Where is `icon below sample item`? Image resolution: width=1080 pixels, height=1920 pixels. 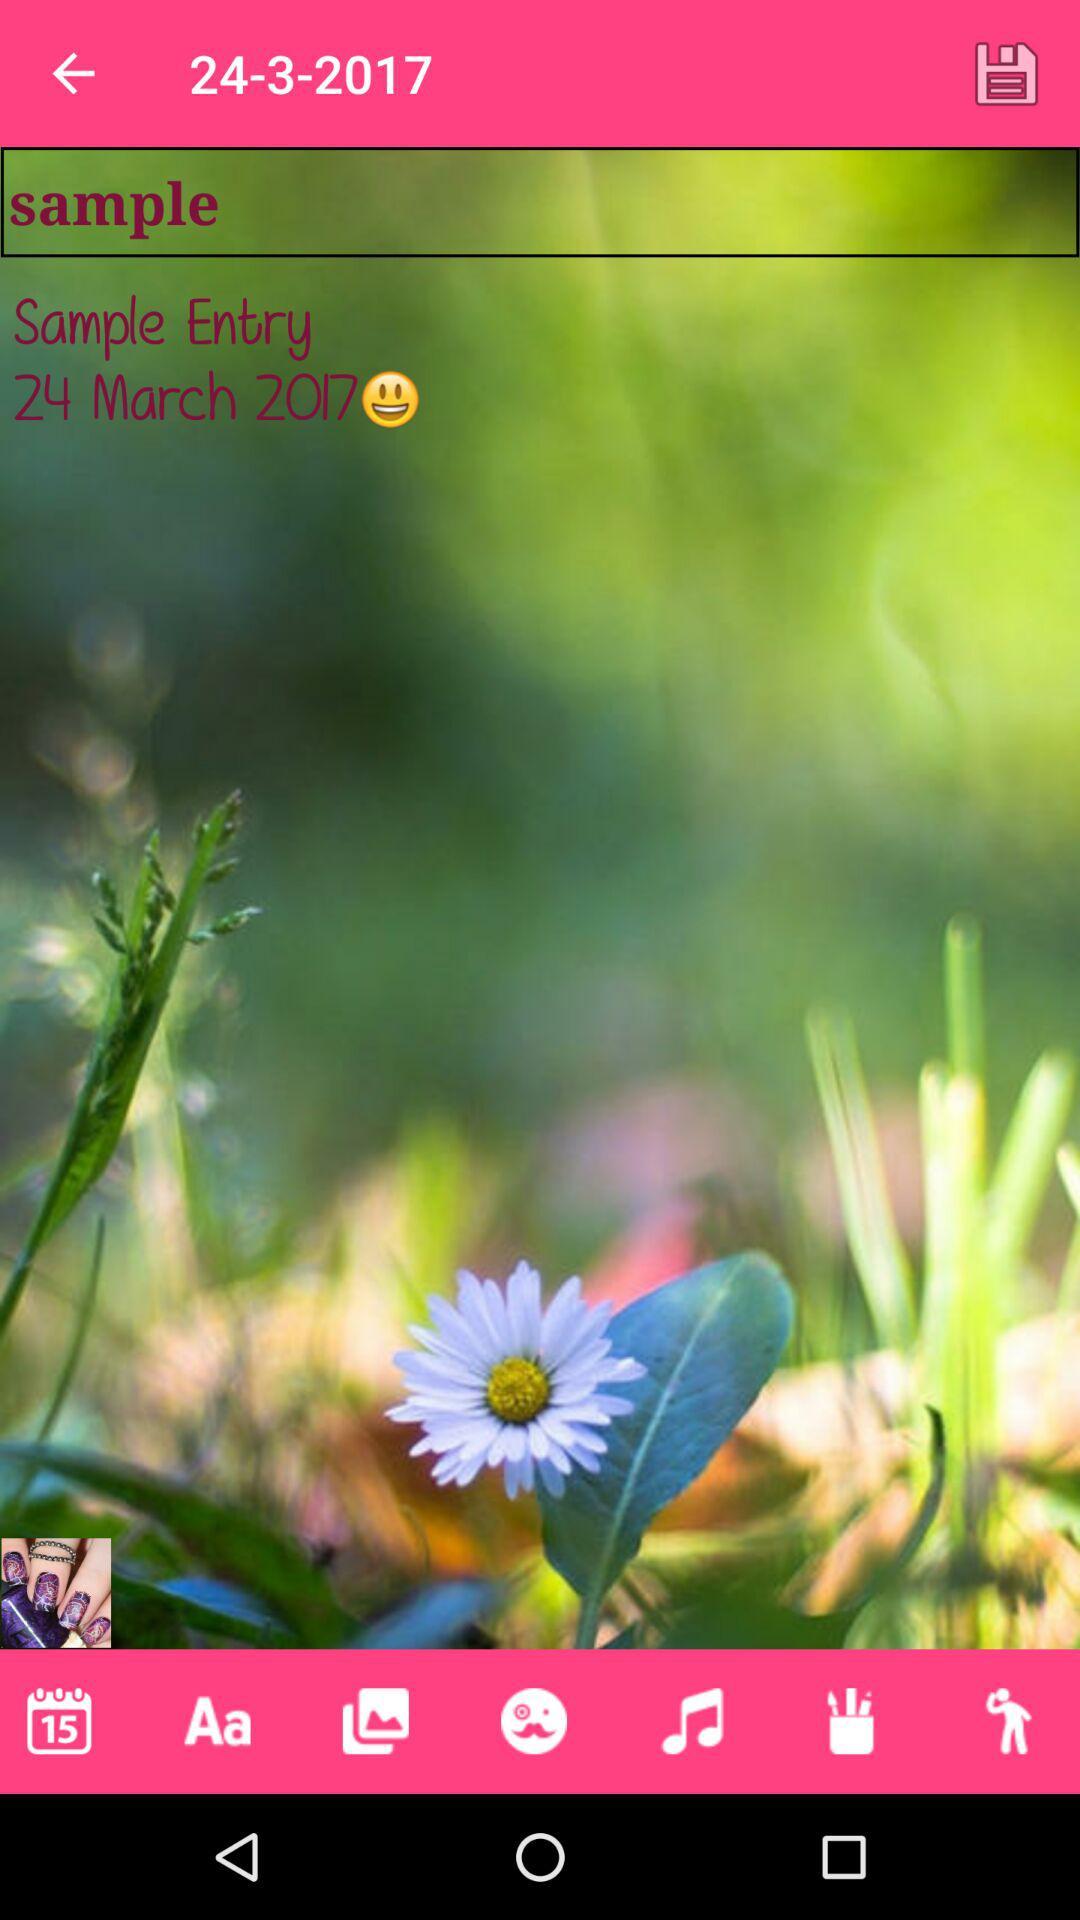
icon below sample item is located at coordinates (540, 909).